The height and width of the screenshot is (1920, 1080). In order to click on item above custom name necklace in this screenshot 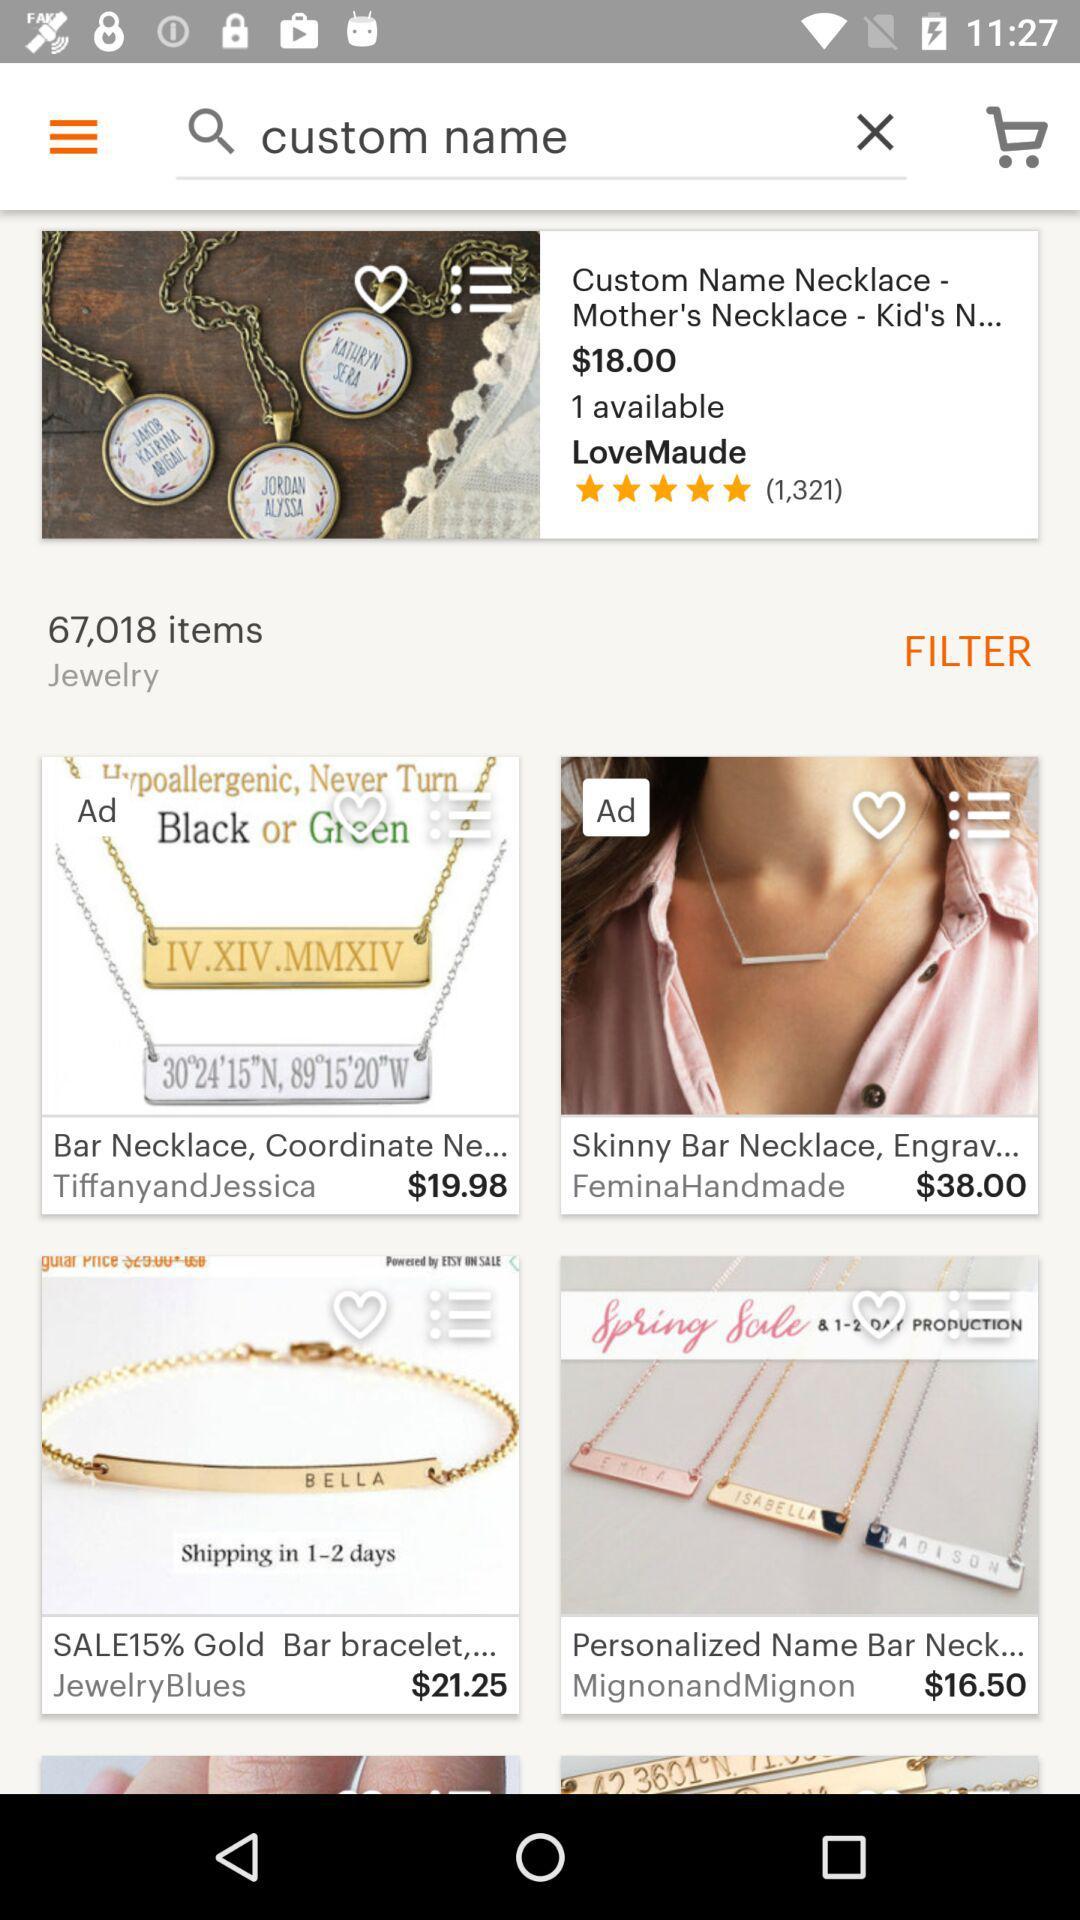, I will do `click(863, 130)`.